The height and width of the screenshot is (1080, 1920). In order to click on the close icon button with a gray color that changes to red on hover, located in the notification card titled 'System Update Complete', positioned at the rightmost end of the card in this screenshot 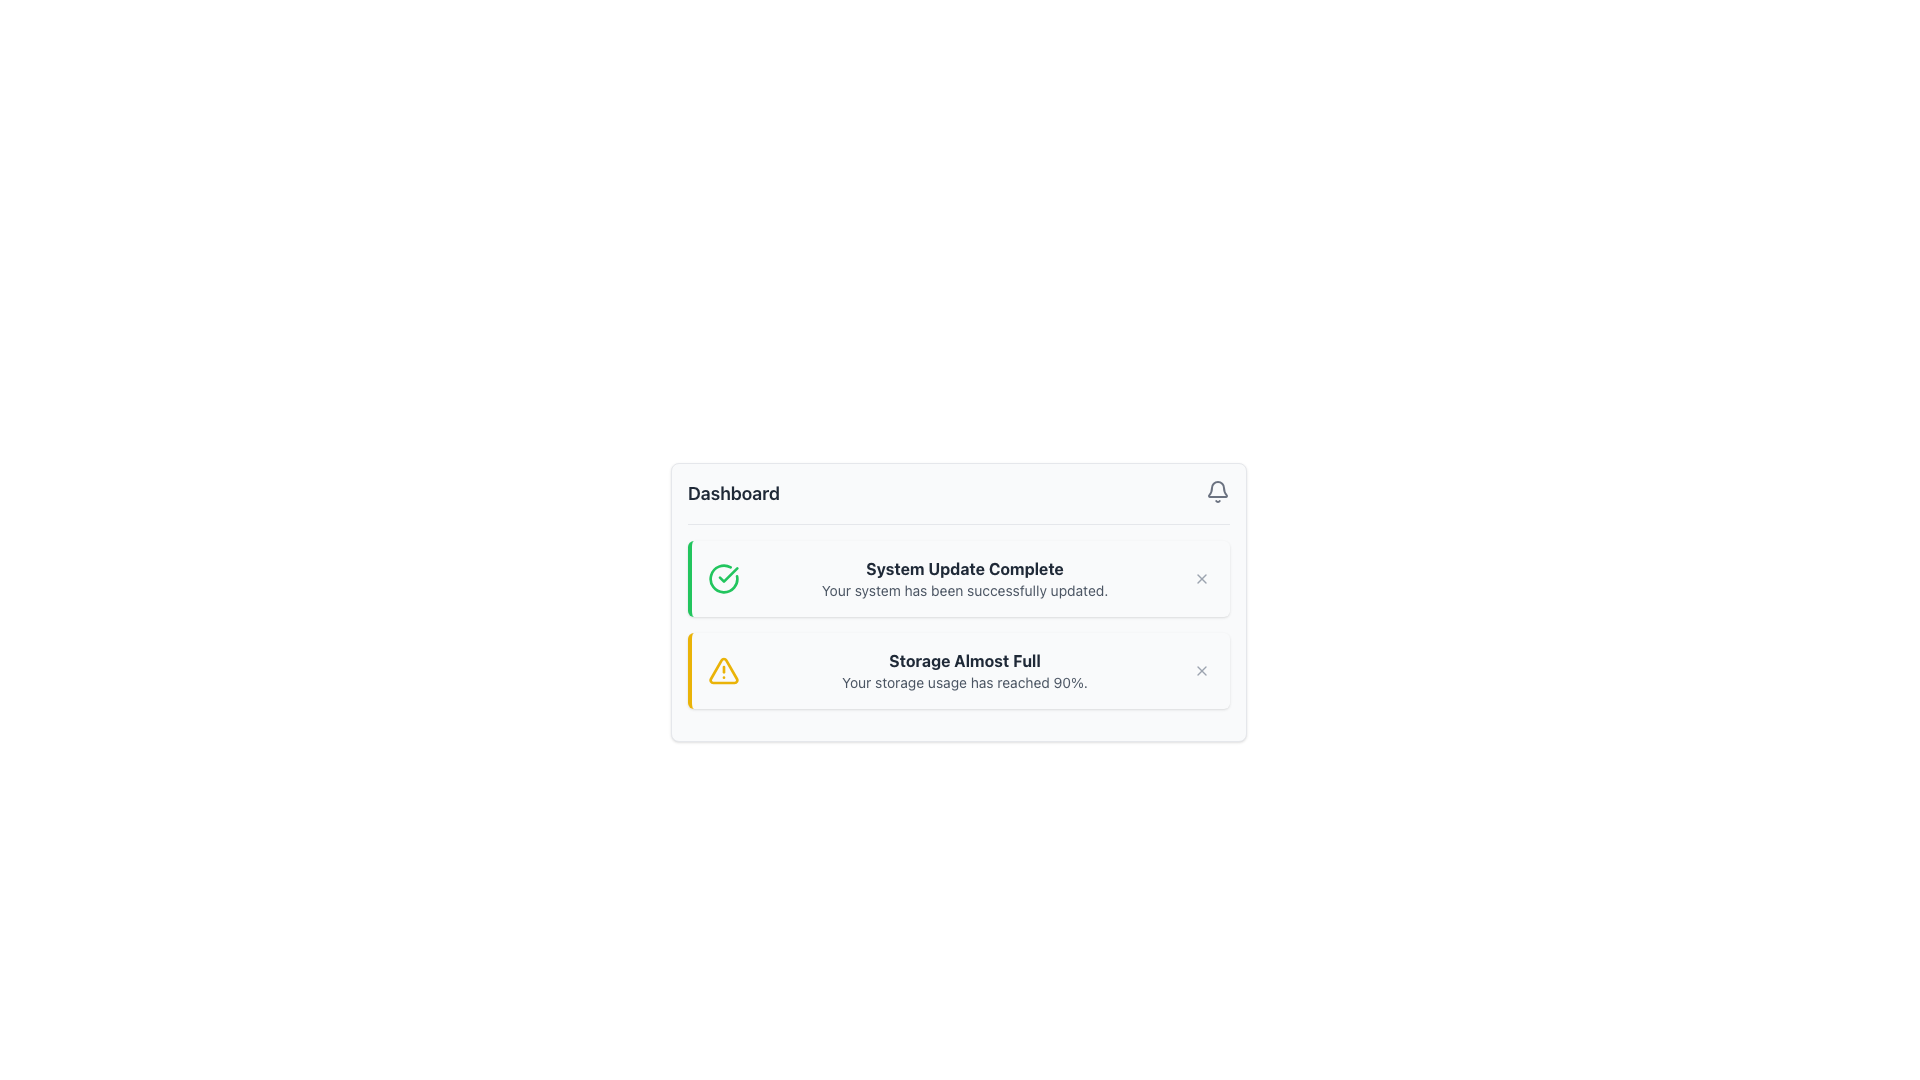, I will do `click(1200, 578)`.